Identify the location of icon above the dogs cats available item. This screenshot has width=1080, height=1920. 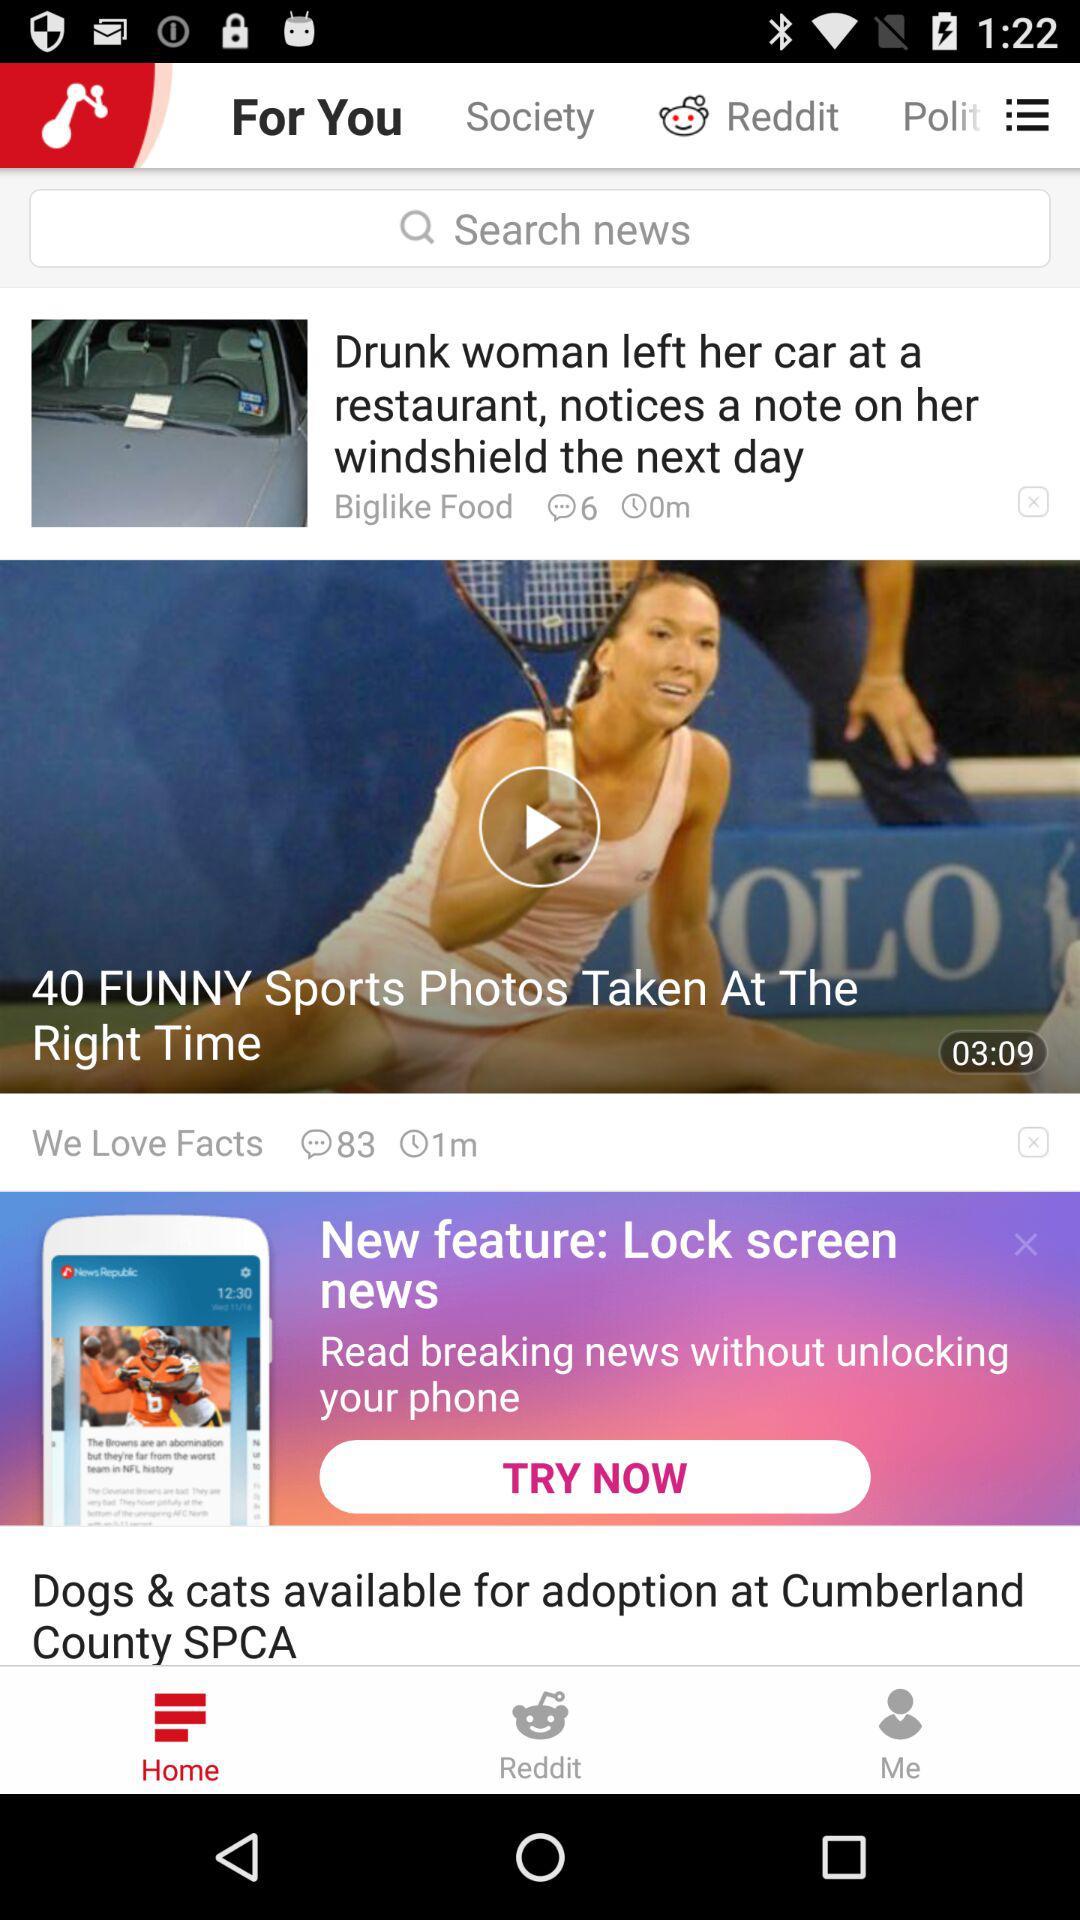
(594, 1476).